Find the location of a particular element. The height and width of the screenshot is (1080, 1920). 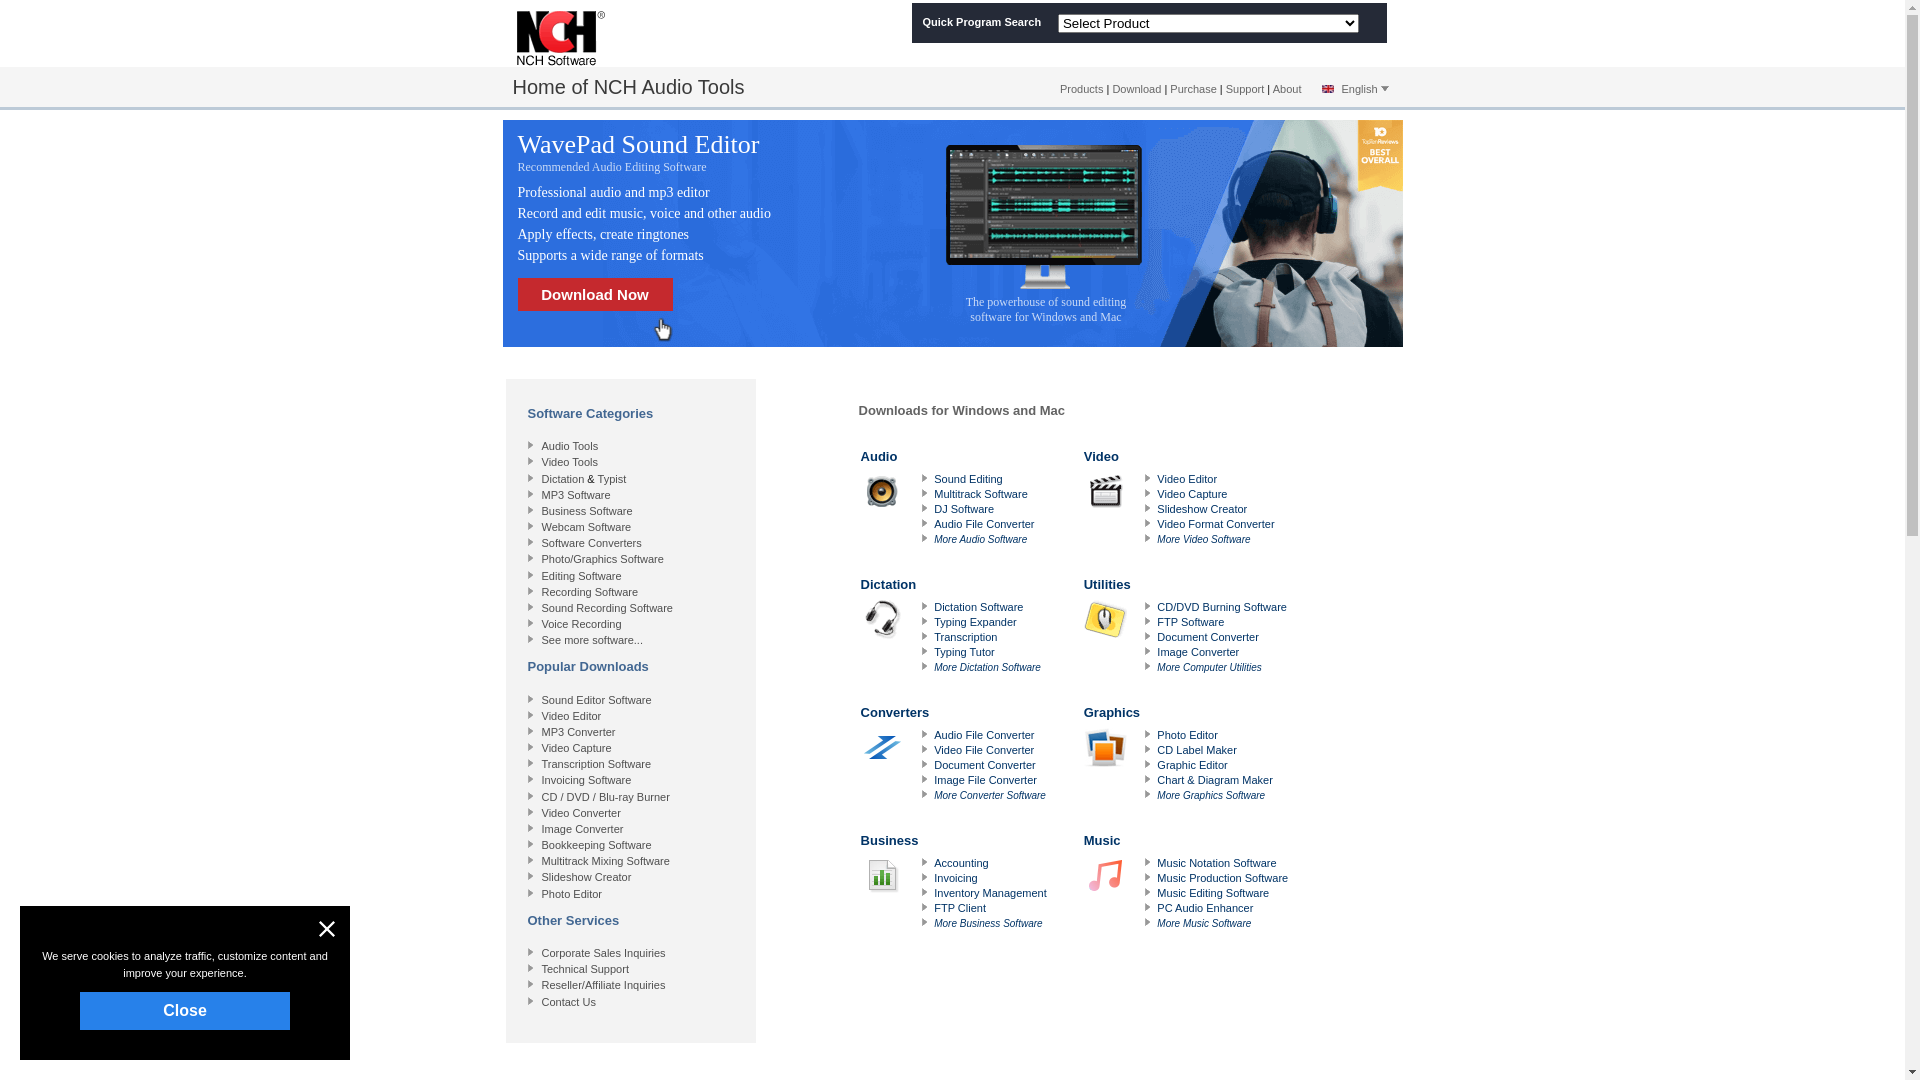

'More Music Software' is located at coordinates (1203, 923).